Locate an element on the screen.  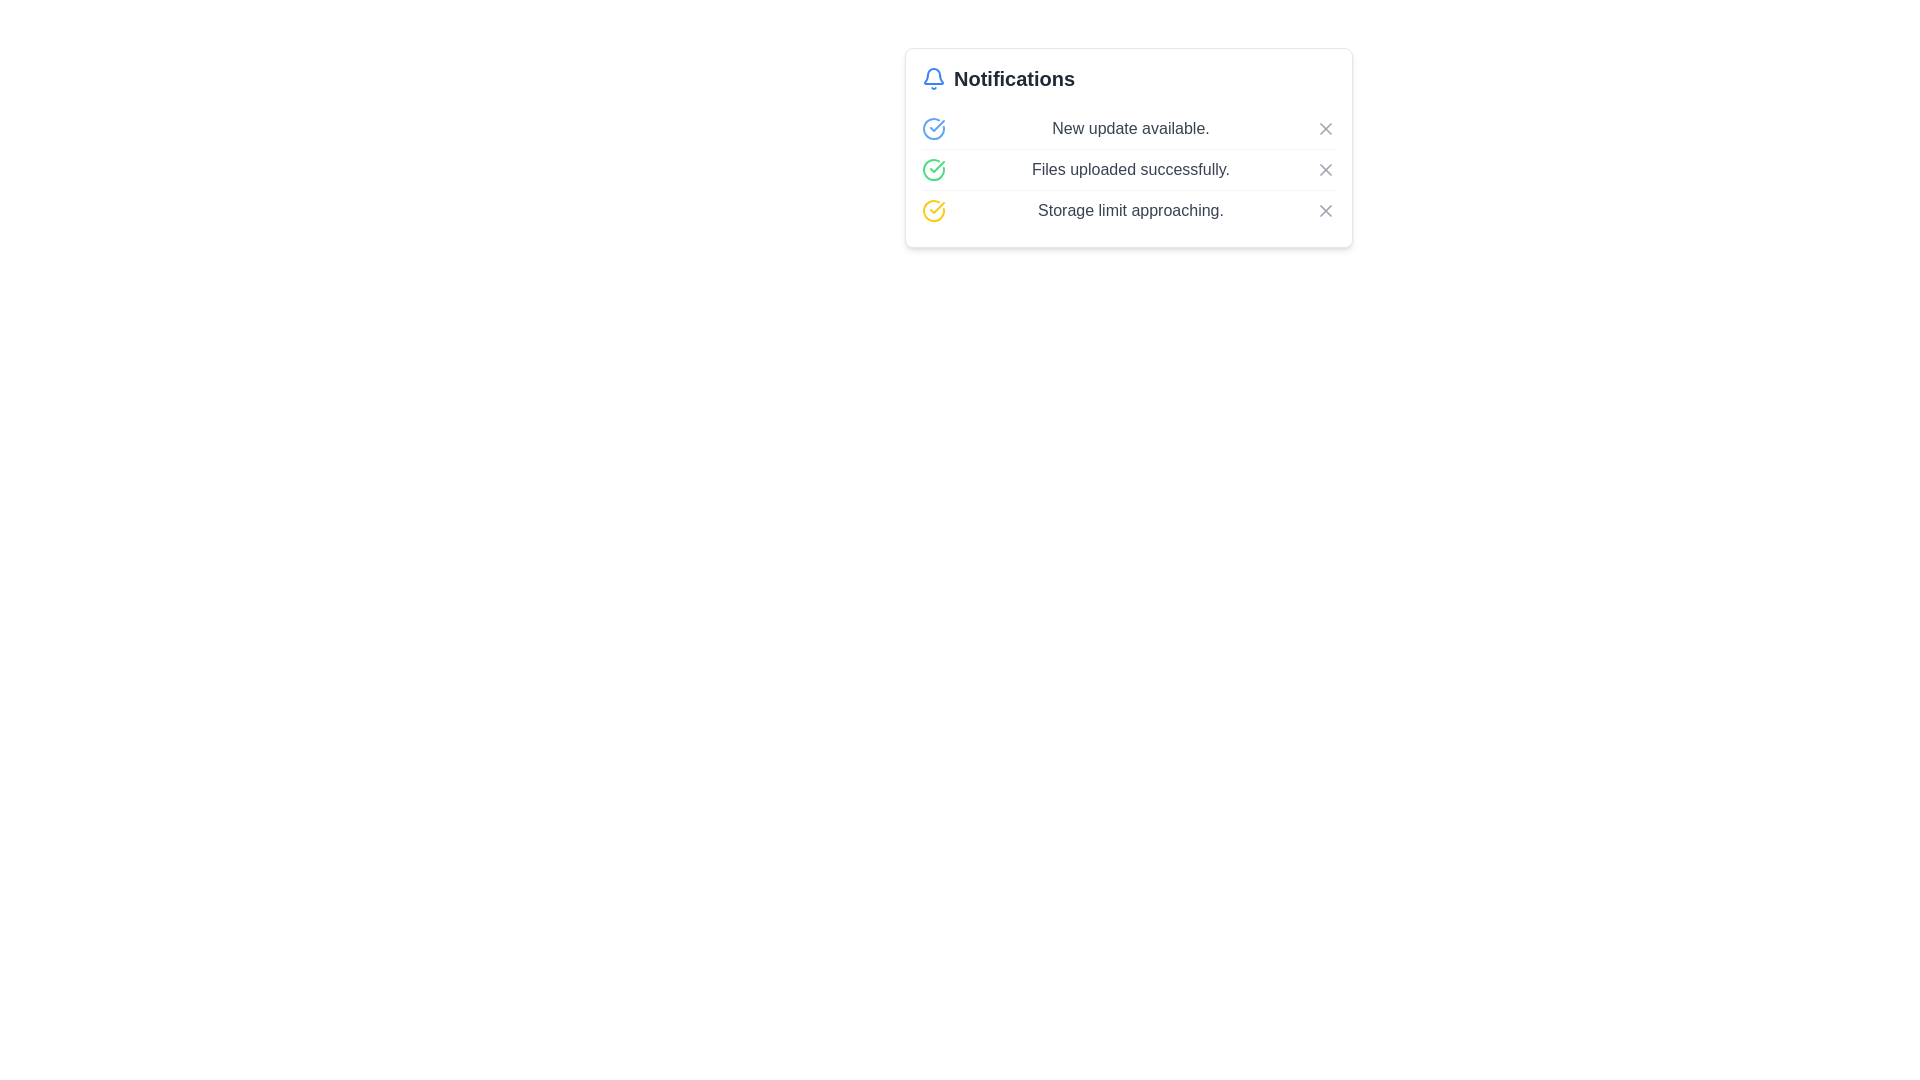
the circular icon with a yellow border and a white interior containing a checkmark shape, located in the third row of the notification list, leftmost in the row adjacent to the text 'Storage limit approaching' is located at coordinates (933, 211).